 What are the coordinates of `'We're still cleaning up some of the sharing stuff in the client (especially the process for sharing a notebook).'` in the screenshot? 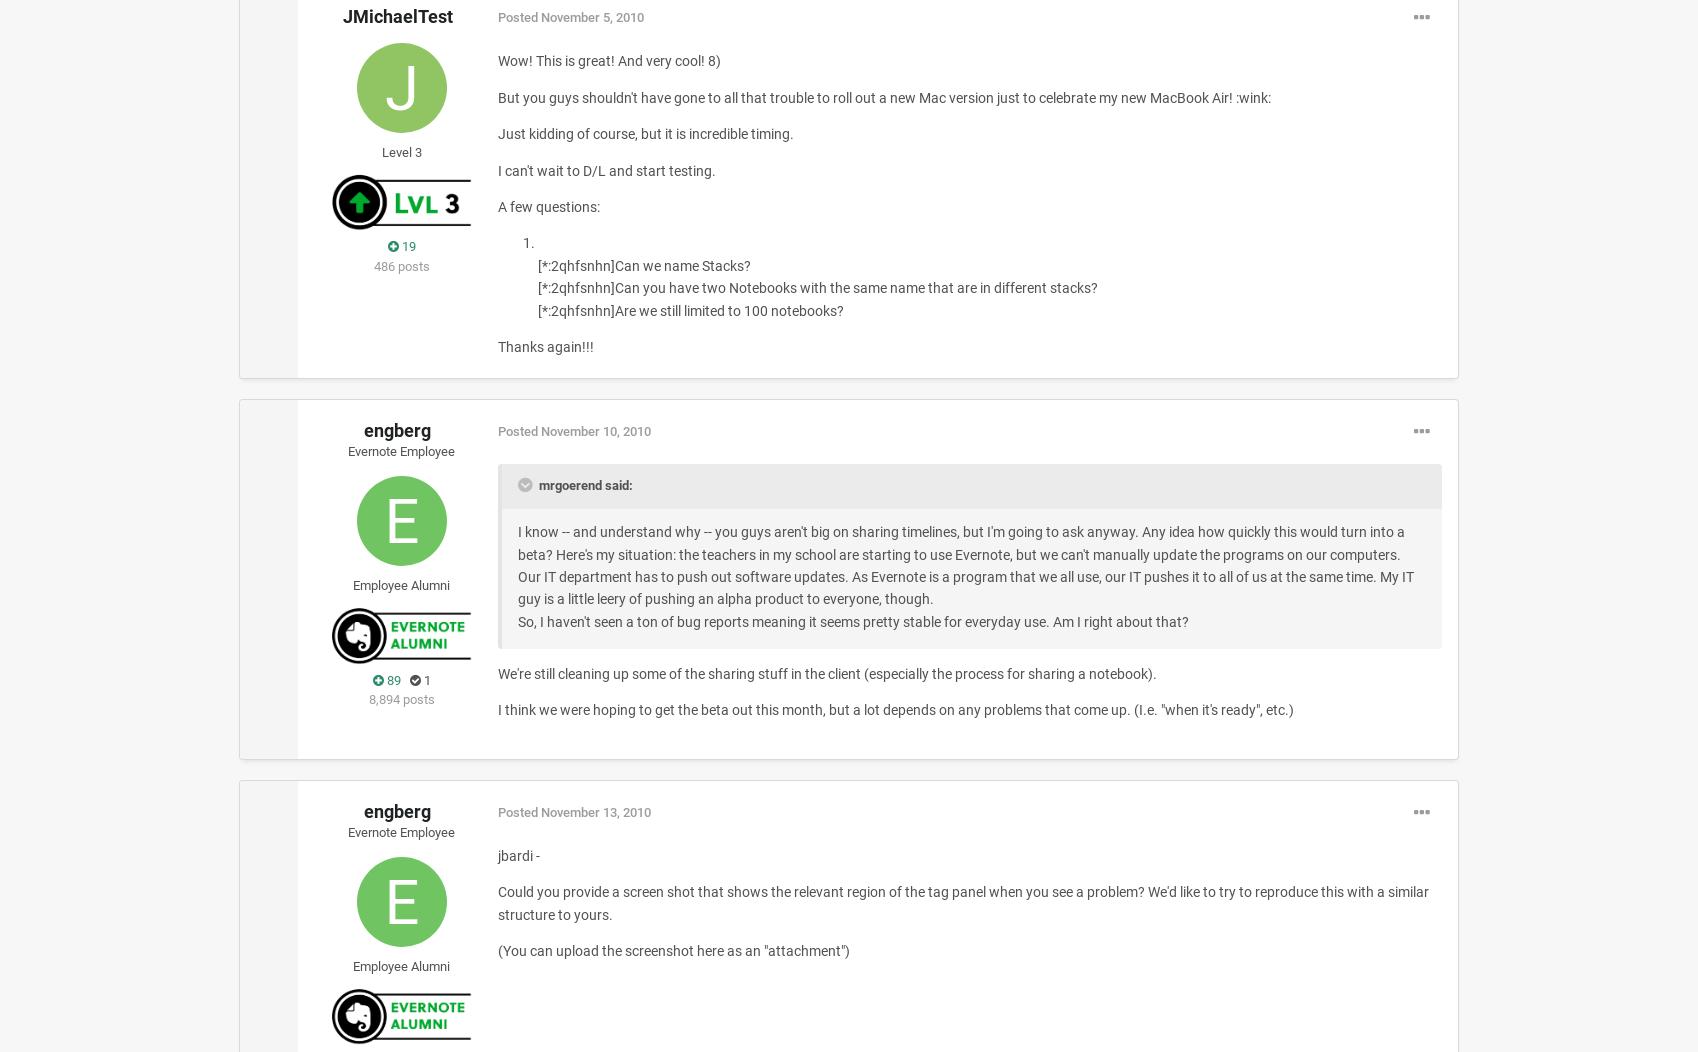 It's located at (825, 673).